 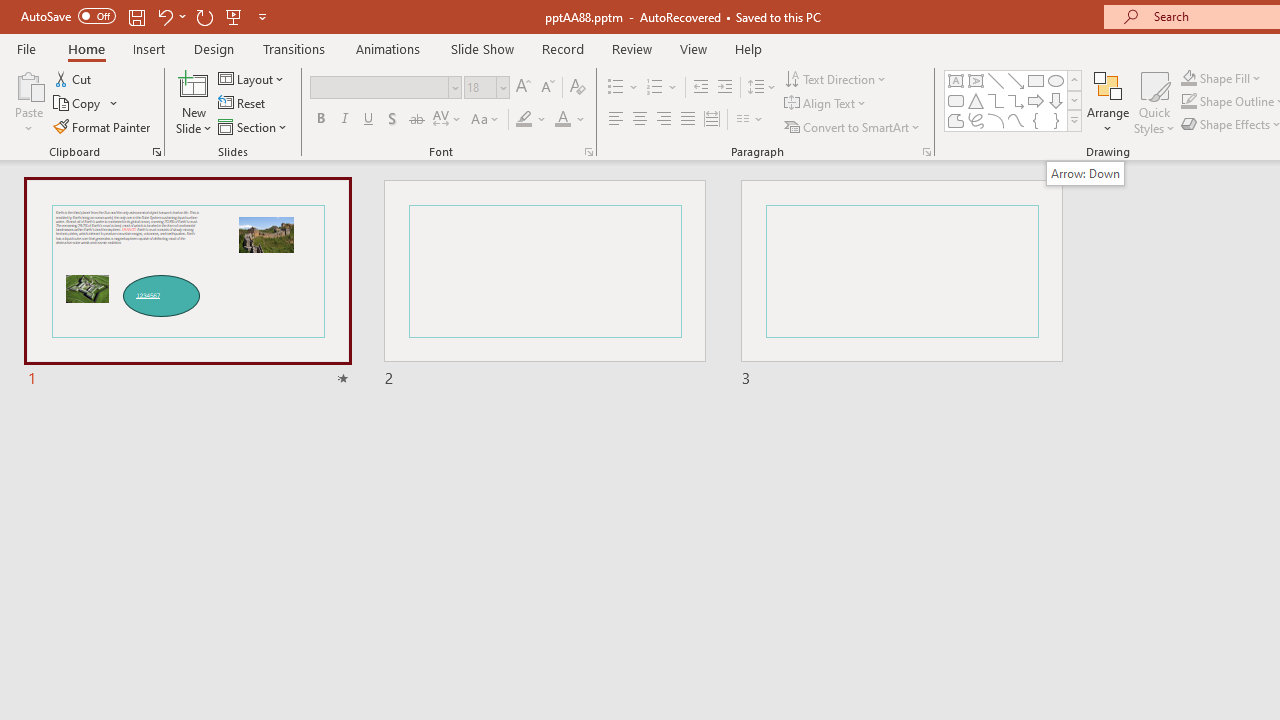 What do you see at coordinates (700, 86) in the screenshot?
I see `'Decrease Indent'` at bounding box center [700, 86].